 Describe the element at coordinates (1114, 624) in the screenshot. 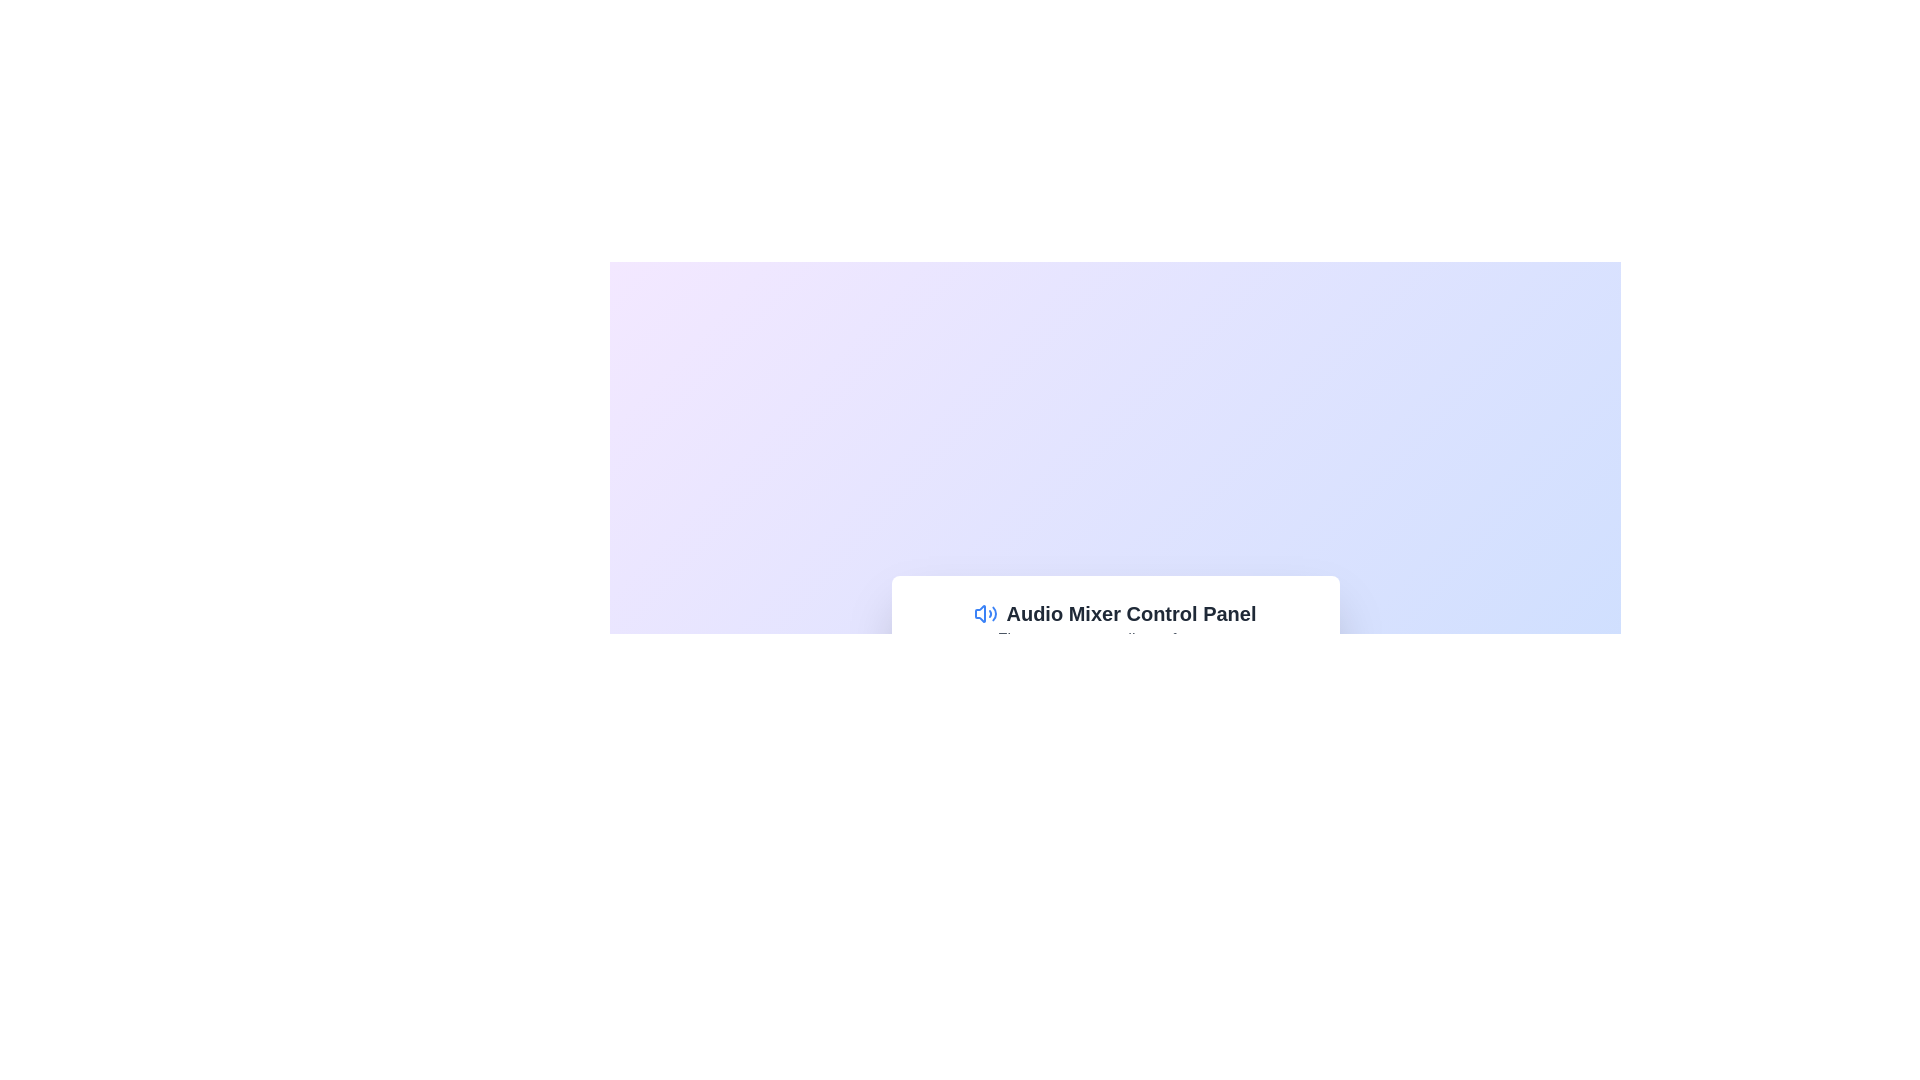

I see `the context of the Text header with an icon at the top of the audio control panel, which provides a title and description for users` at that location.